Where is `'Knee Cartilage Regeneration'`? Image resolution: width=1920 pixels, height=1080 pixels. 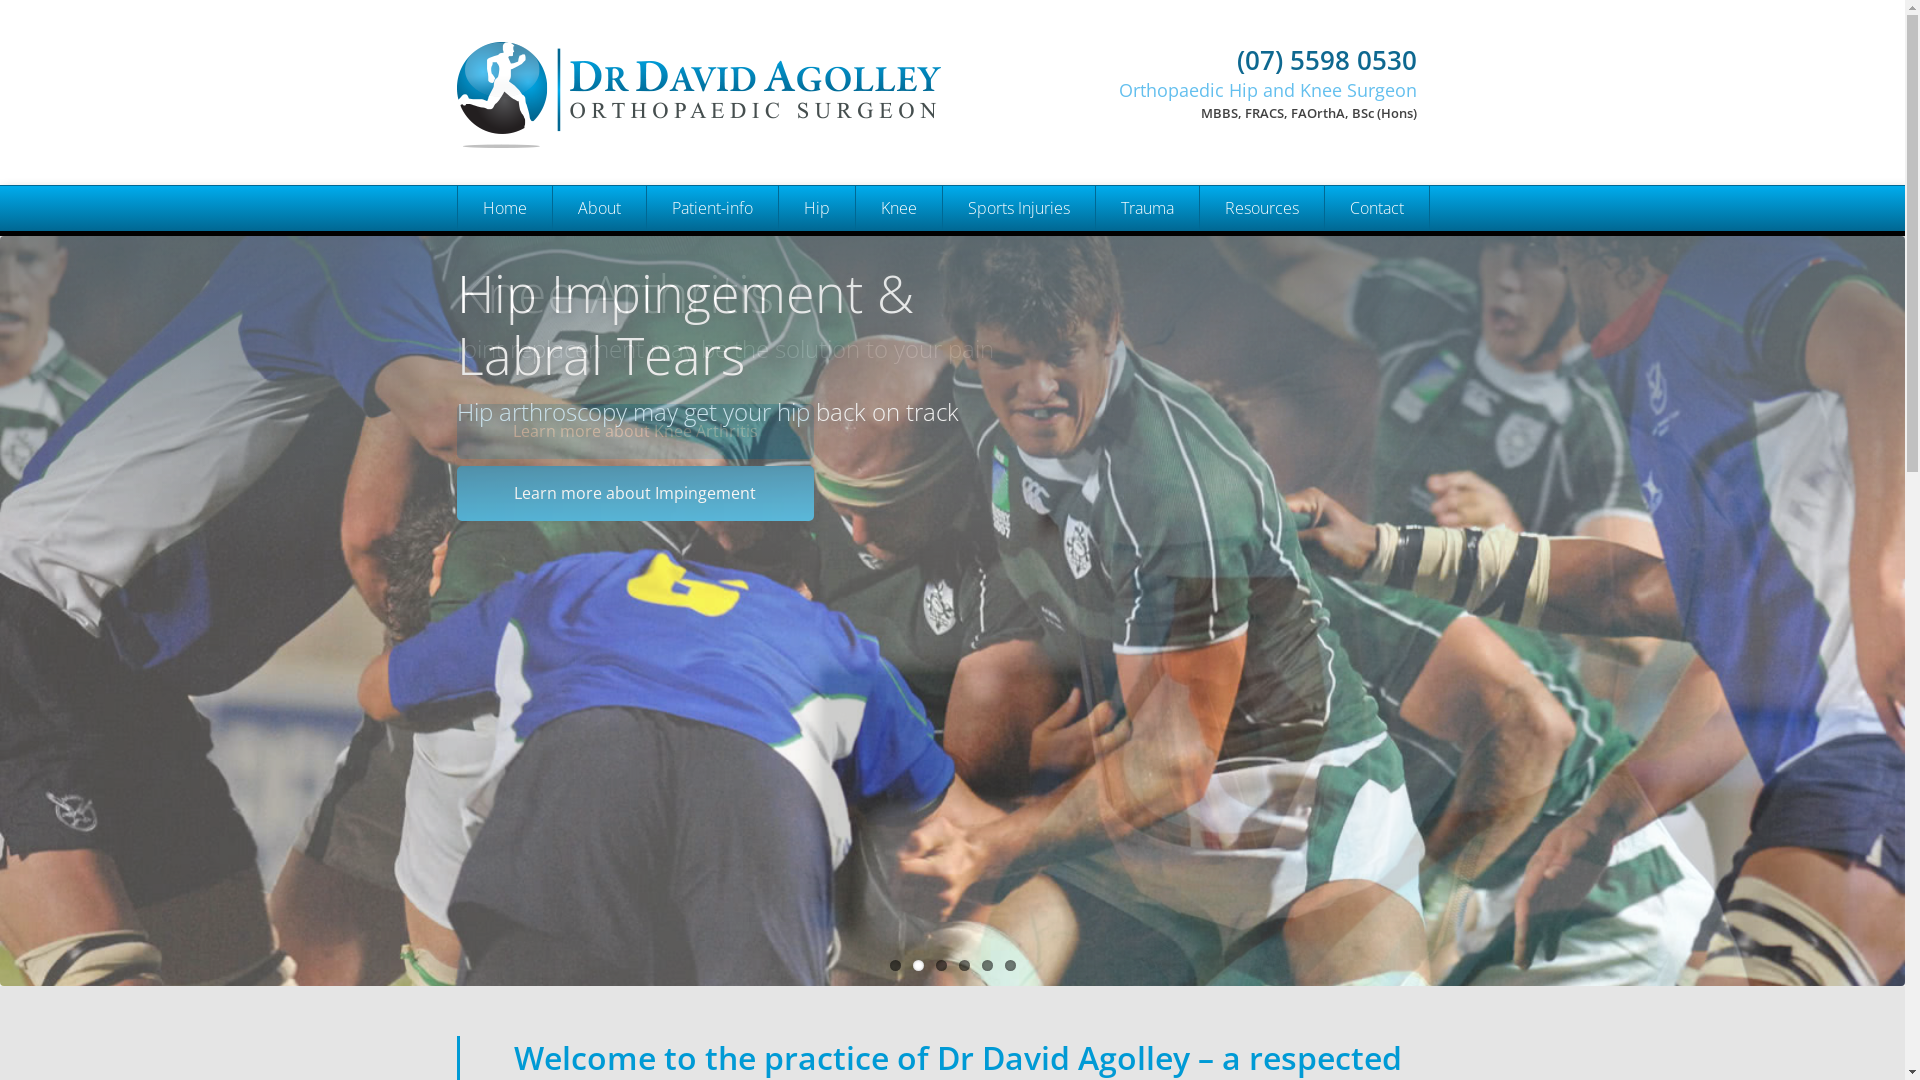
'Knee Cartilage Regeneration' is located at coordinates (896, 568).